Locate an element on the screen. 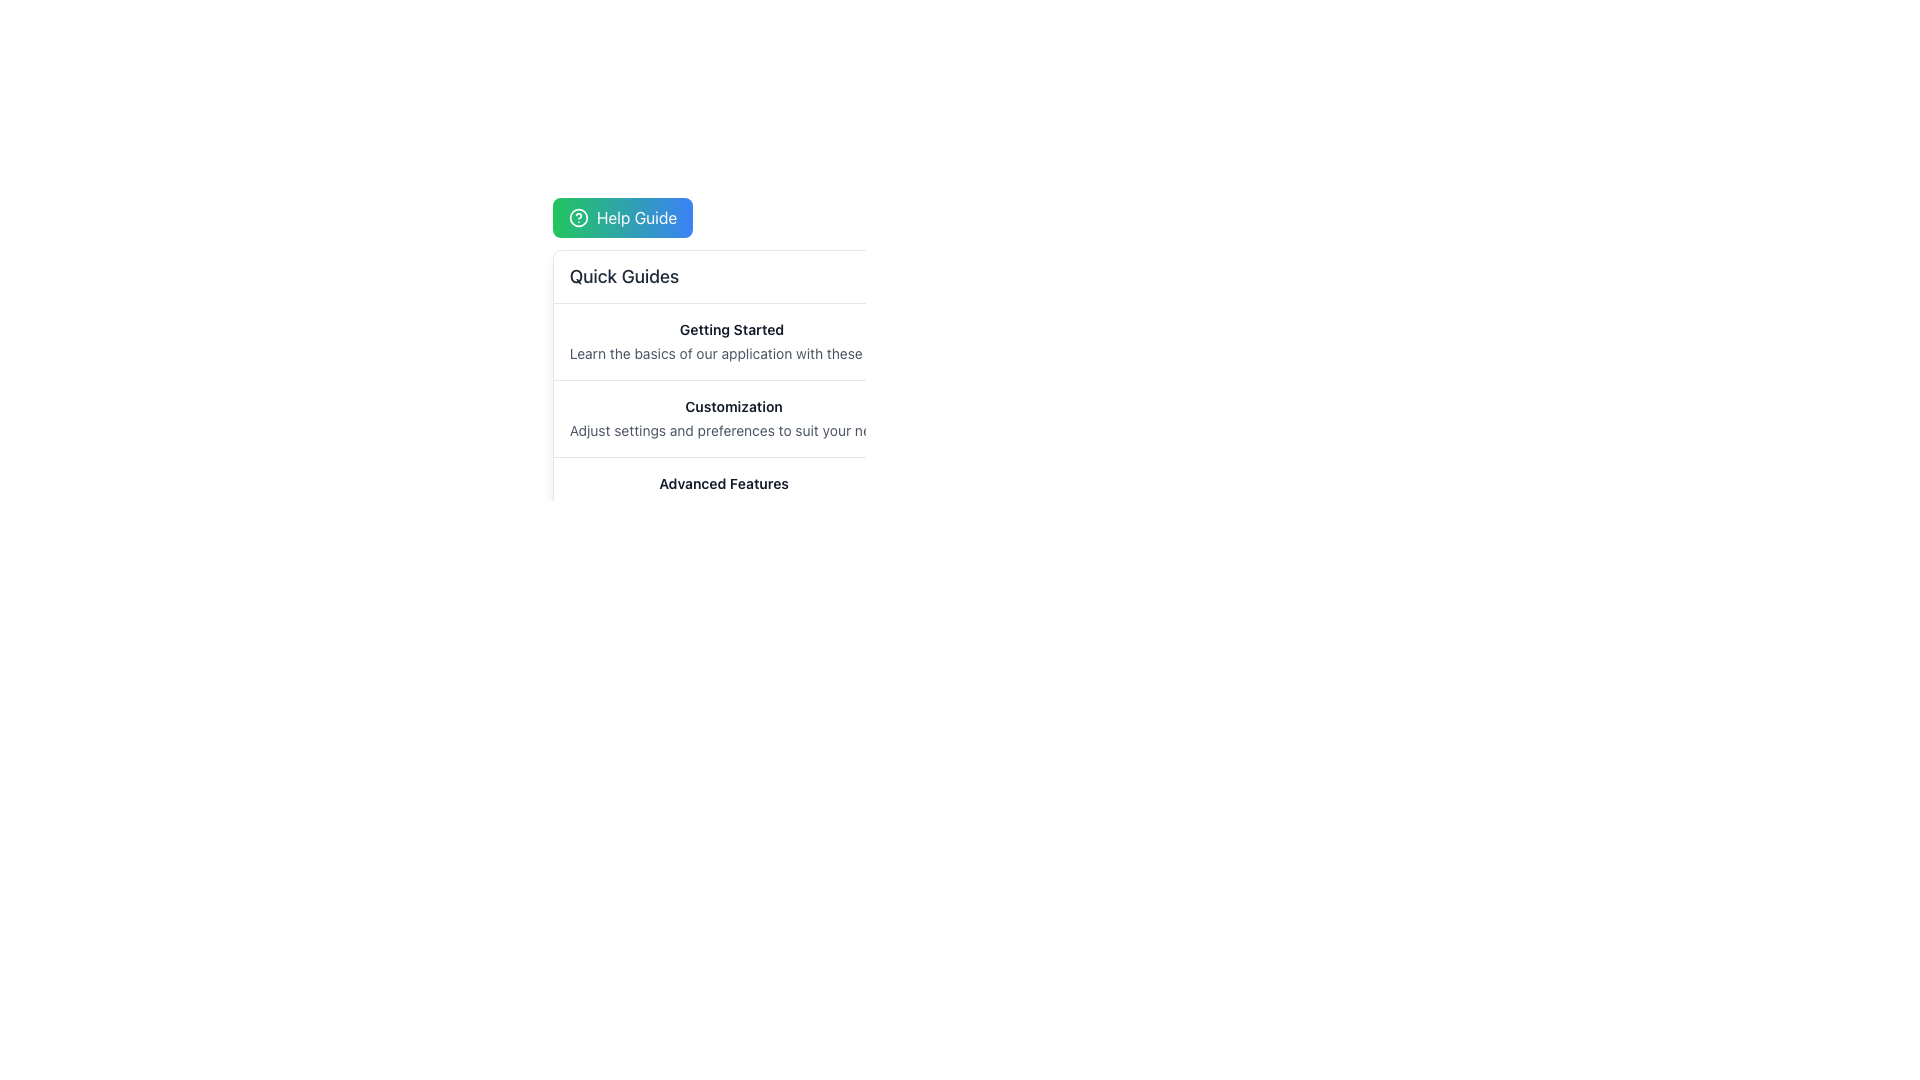 This screenshot has width=1920, height=1080. the circular help icon with a gradient green background and a white question mark symbol, which is located next to the 'Help Guide' button is located at coordinates (577, 218).